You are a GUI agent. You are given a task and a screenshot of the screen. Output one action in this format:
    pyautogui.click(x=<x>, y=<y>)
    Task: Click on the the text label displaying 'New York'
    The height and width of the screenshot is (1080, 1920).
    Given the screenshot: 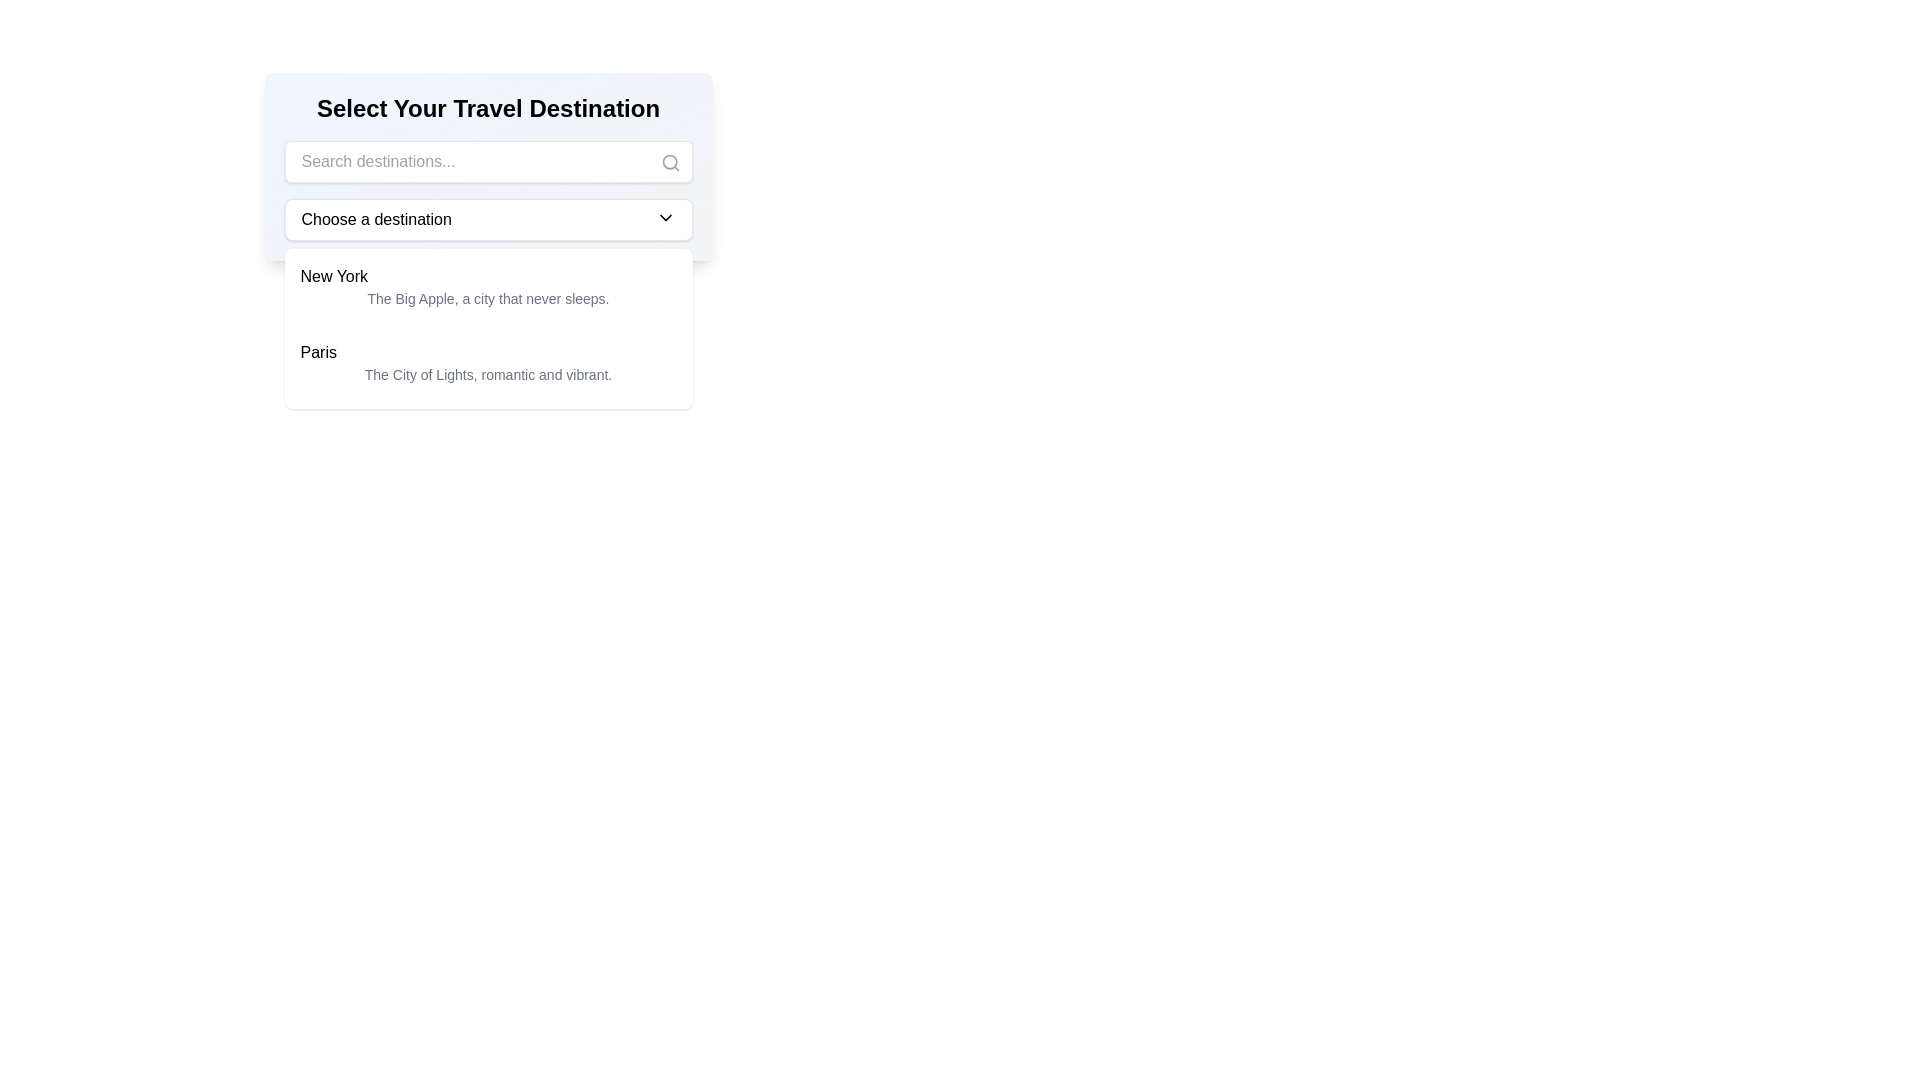 What is the action you would take?
    pyautogui.click(x=488, y=277)
    